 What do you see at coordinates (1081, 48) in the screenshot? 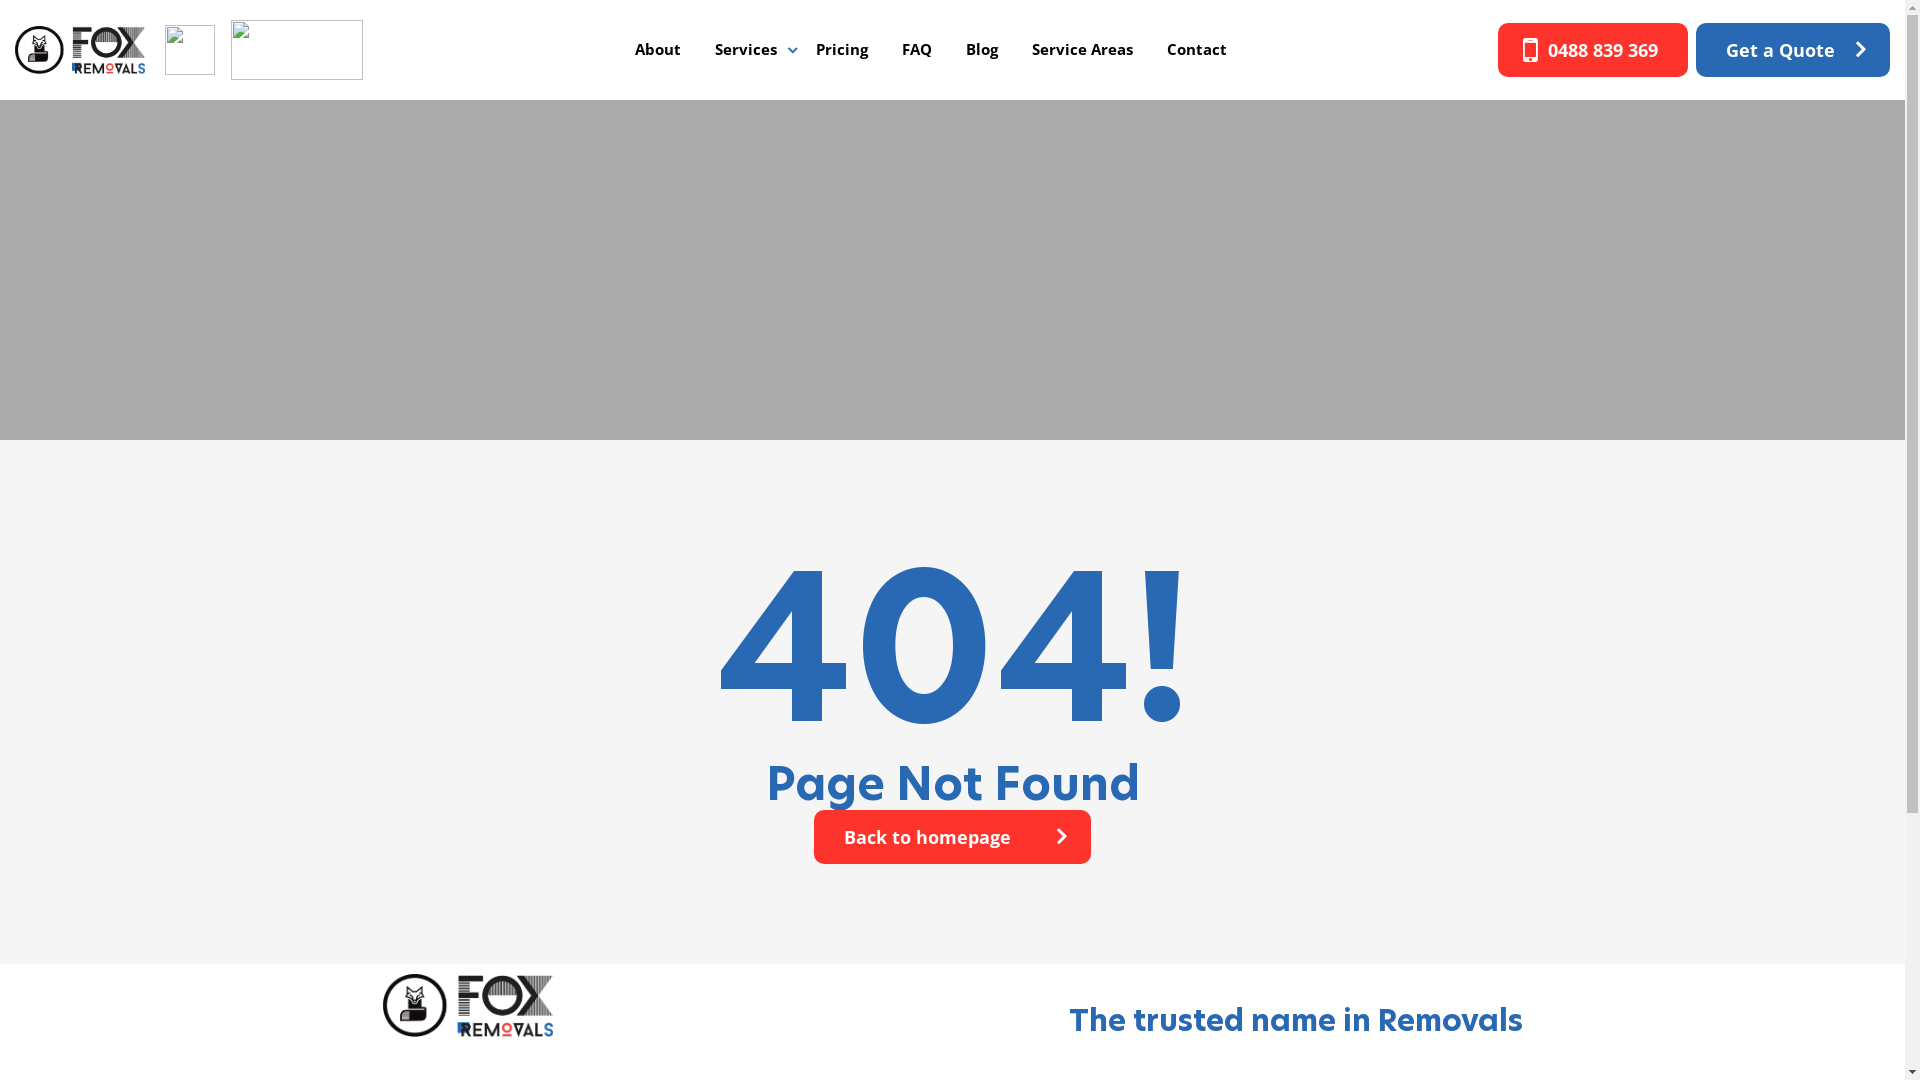
I see `'Service Areas'` at bounding box center [1081, 48].